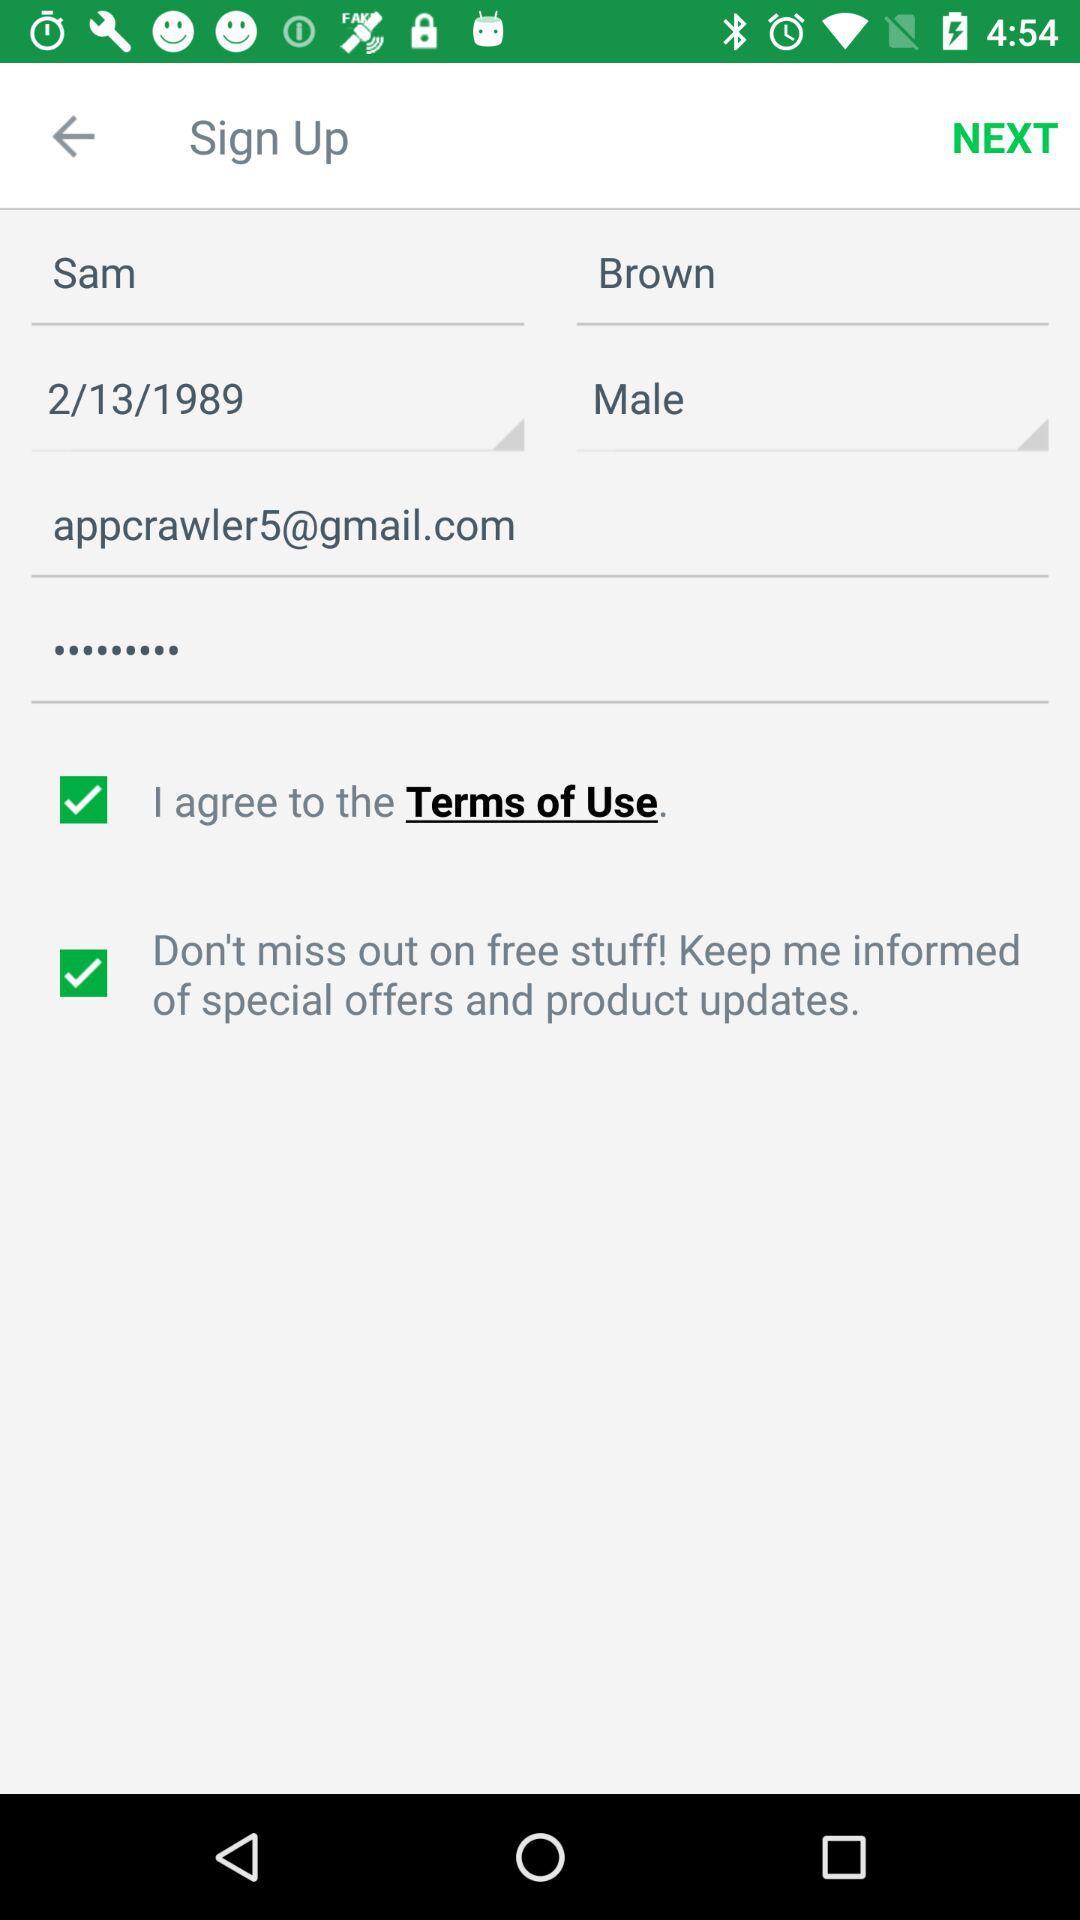  Describe the element at coordinates (812, 272) in the screenshot. I see `brown` at that location.